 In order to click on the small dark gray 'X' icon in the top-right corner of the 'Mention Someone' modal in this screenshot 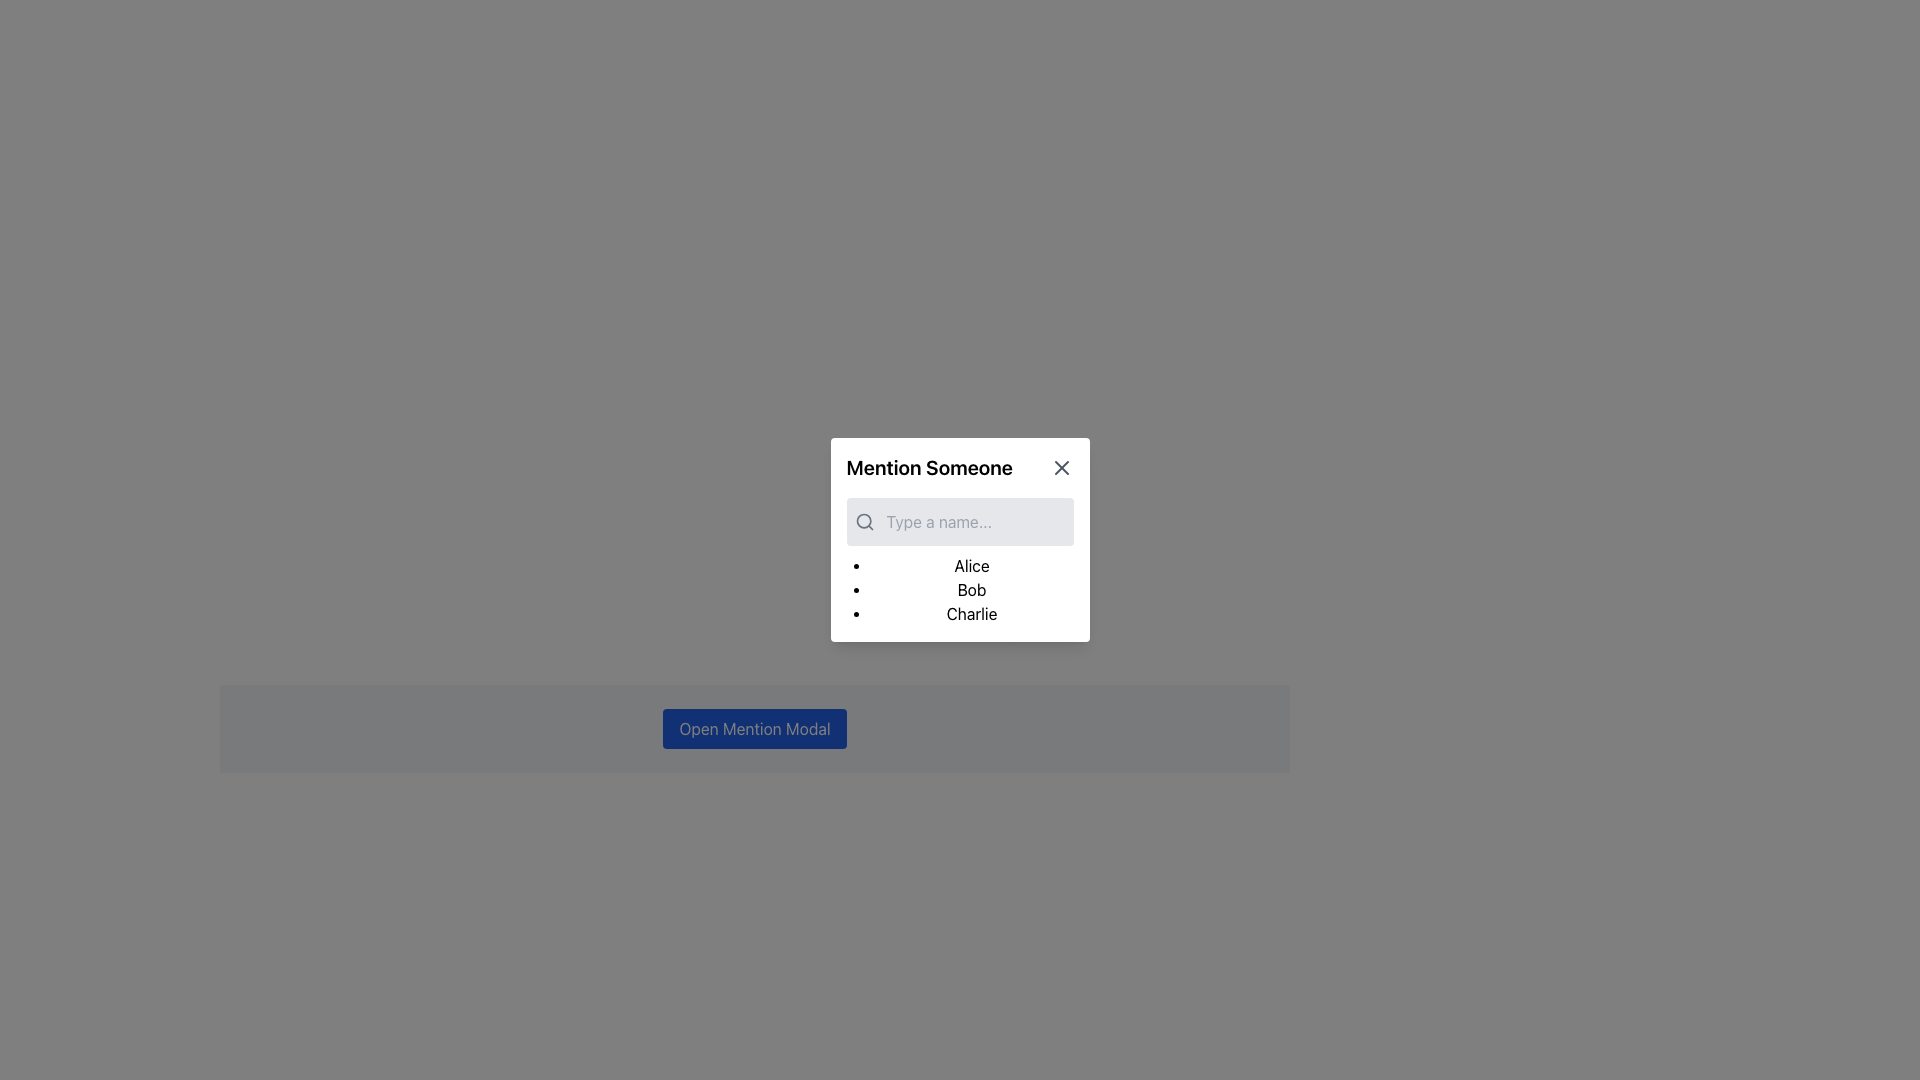, I will do `click(1060, 467)`.